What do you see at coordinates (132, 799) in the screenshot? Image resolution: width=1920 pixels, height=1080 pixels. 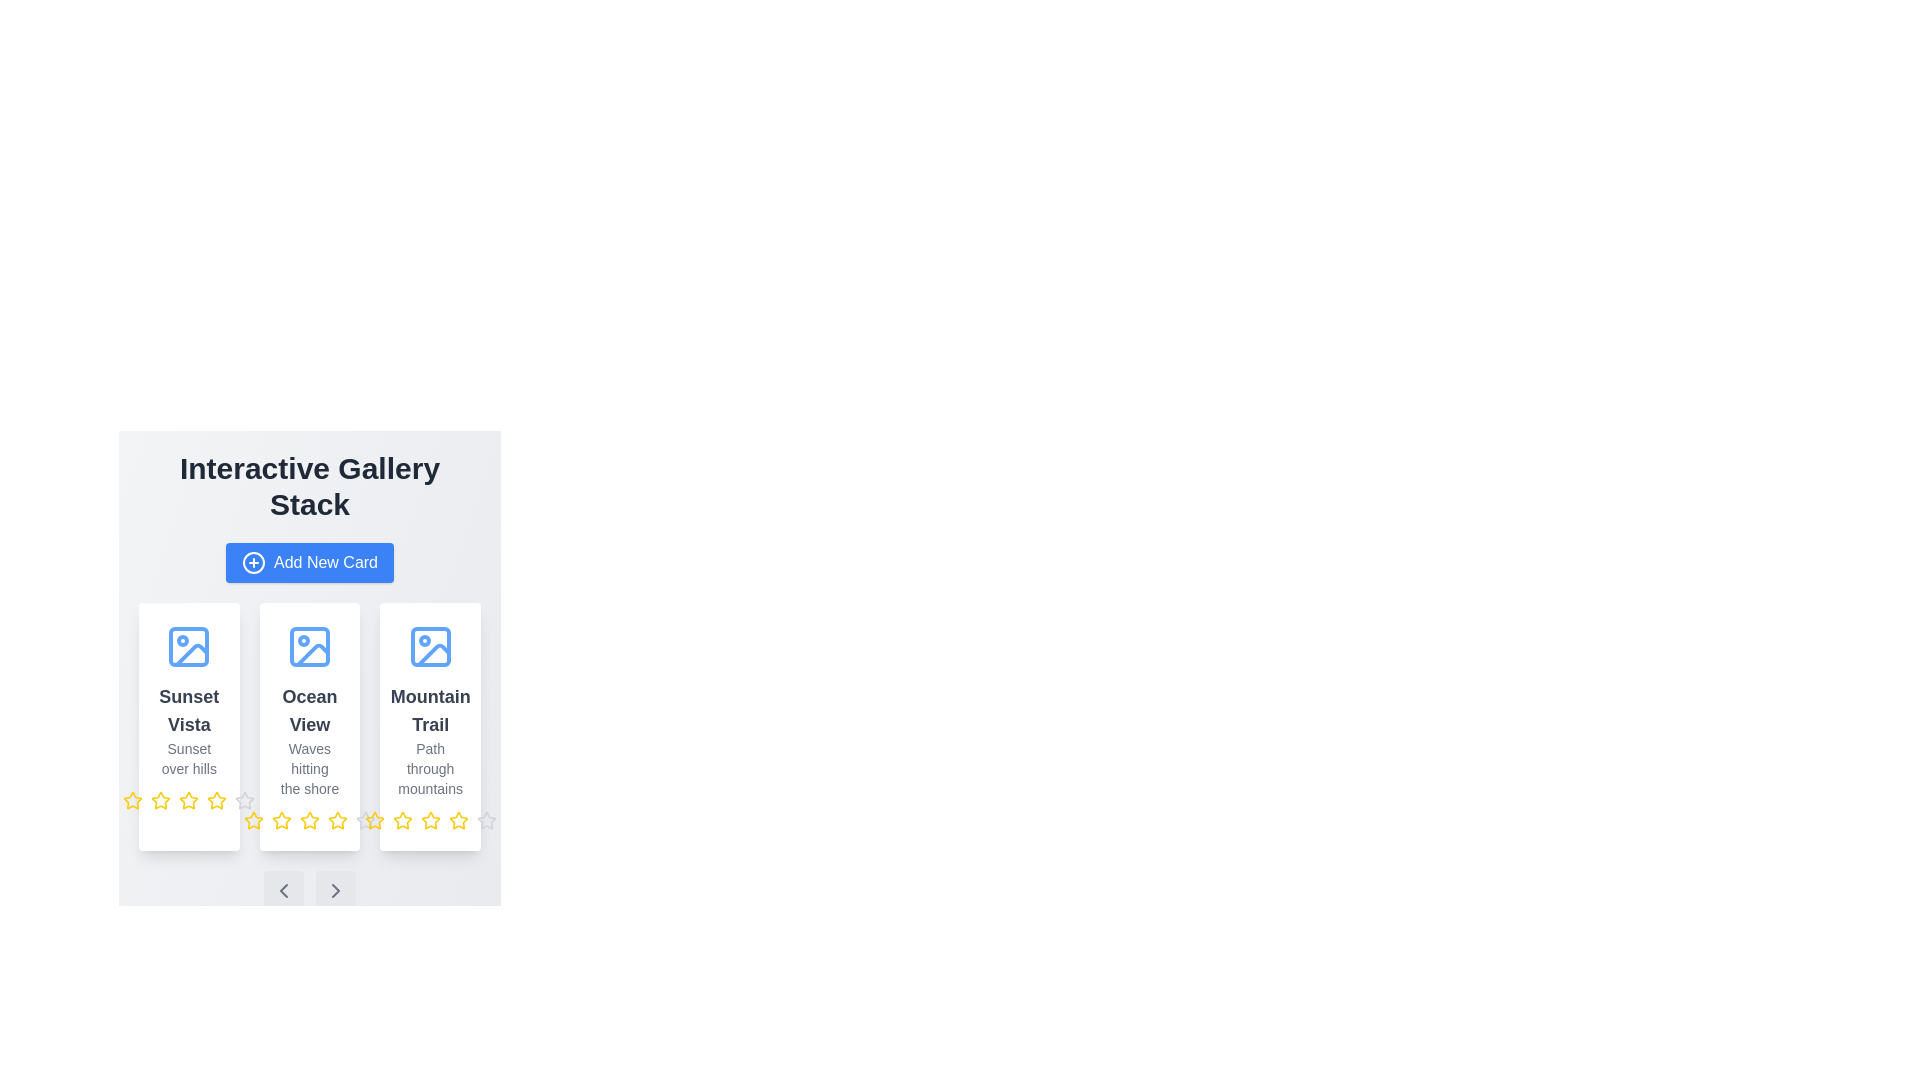 I see `from the first rating star icon of the 'Sunset Vista' card` at bounding box center [132, 799].